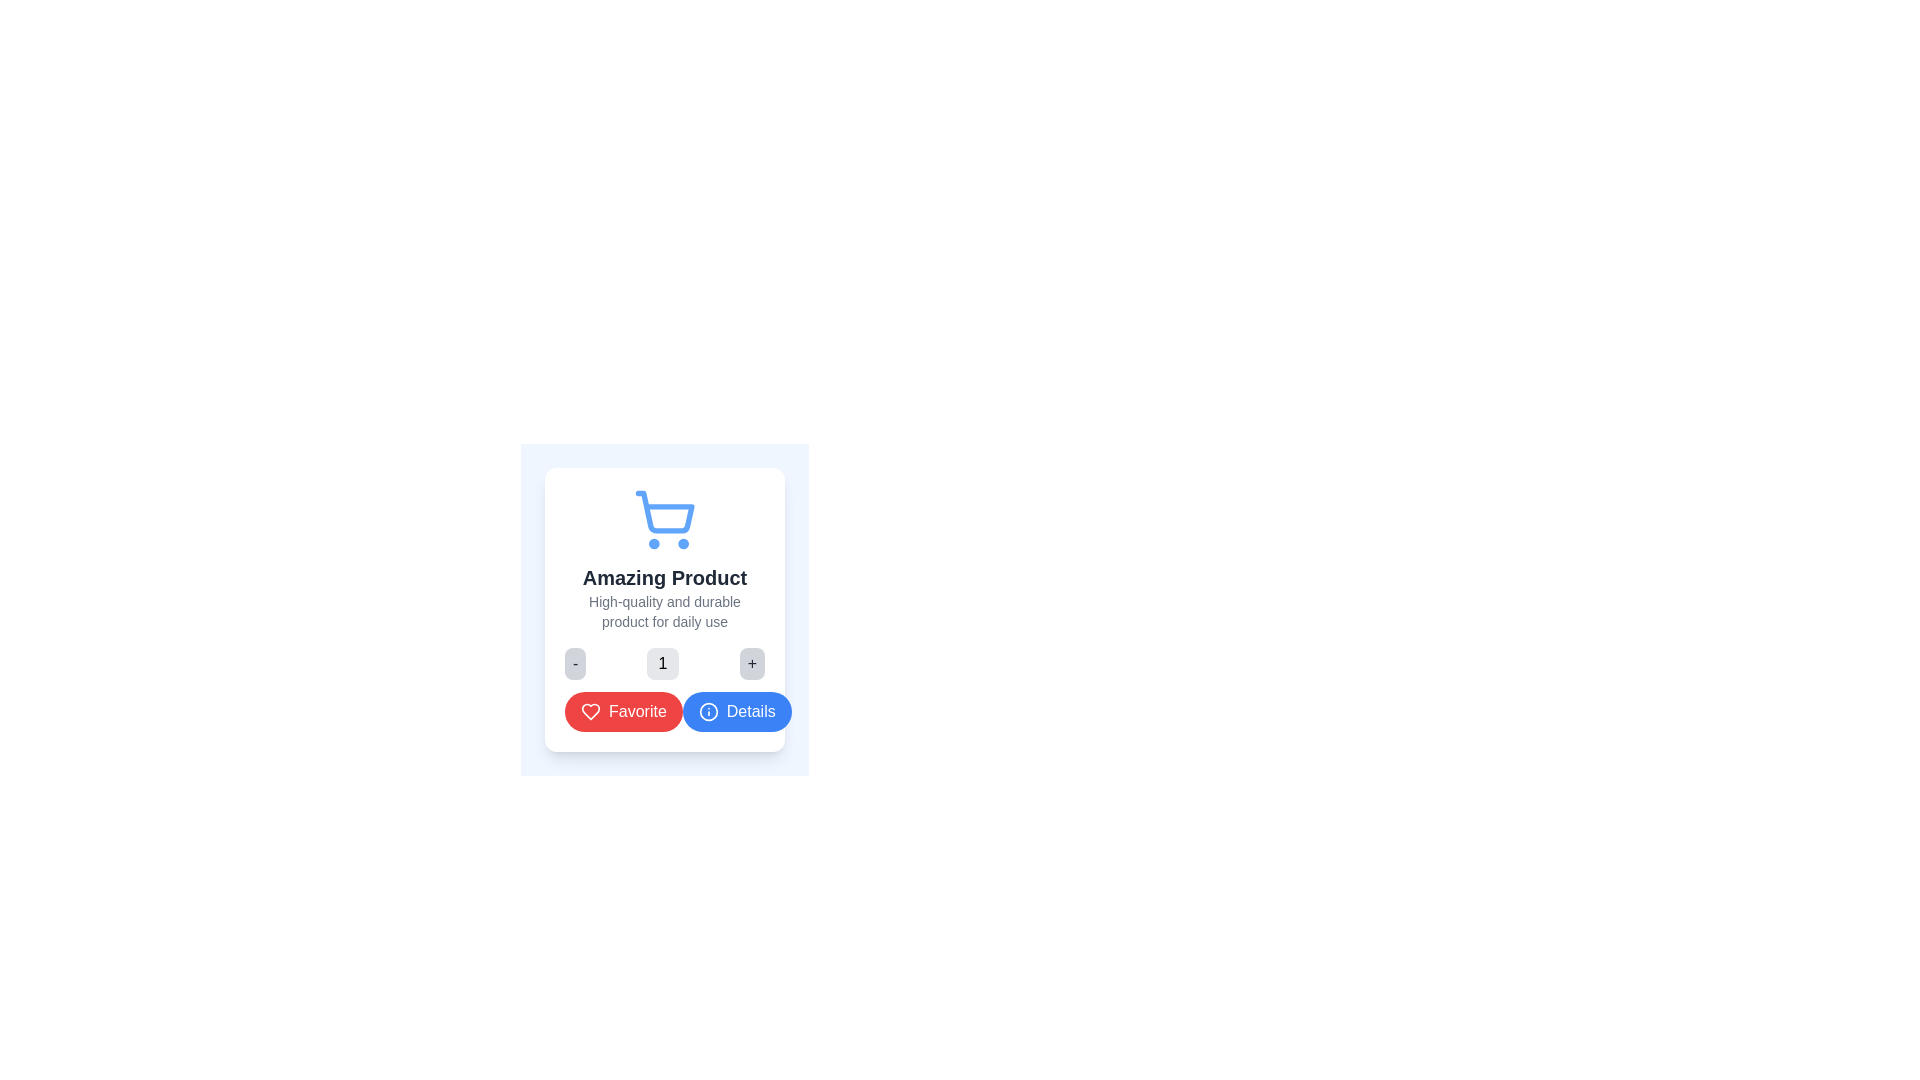  Describe the element at coordinates (708, 711) in the screenshot. I see `the circular graphic element of the information icon located at the top of the card, above the 'Amazing Product' text` at that location.